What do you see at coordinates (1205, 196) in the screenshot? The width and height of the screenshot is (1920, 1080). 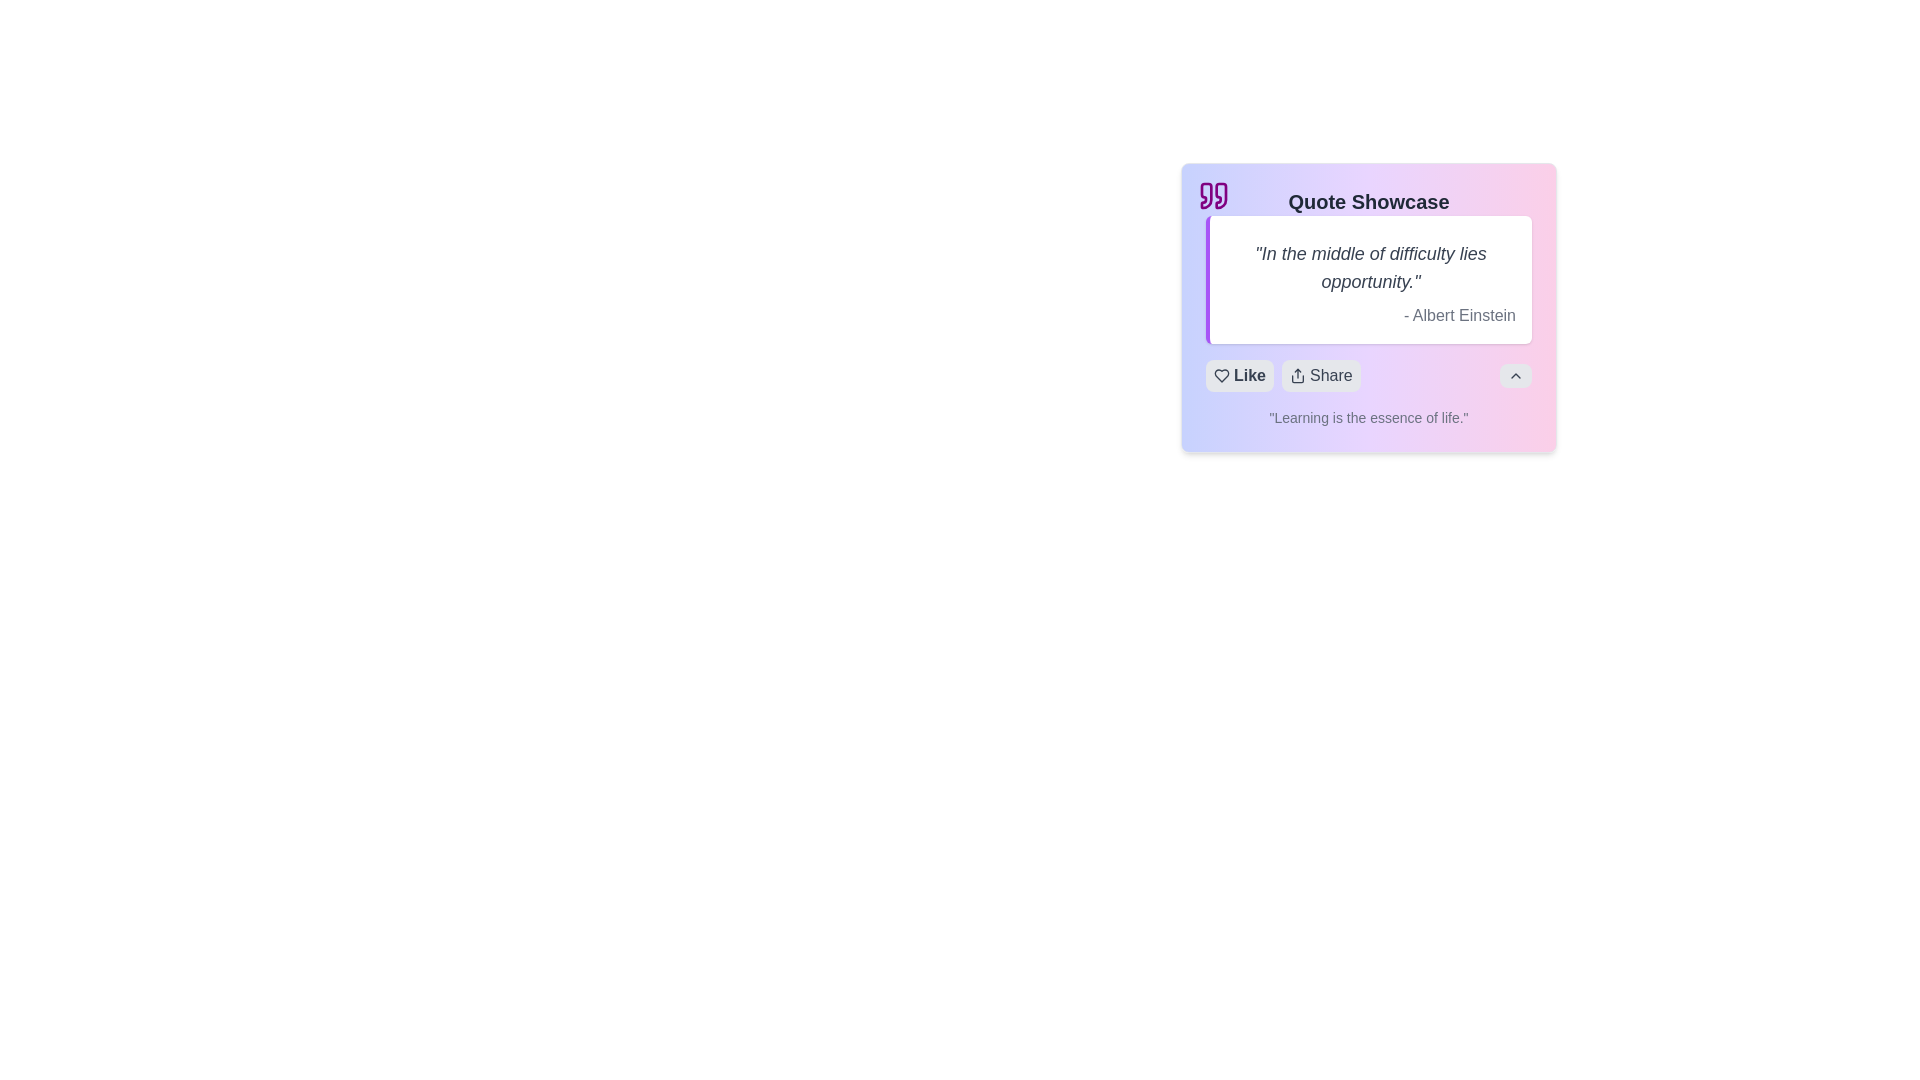 I see `the left quotation mark, a decorative SVG element styled in purple, located in the top-left corner of the quote box` at bounding box center [1205, 196].